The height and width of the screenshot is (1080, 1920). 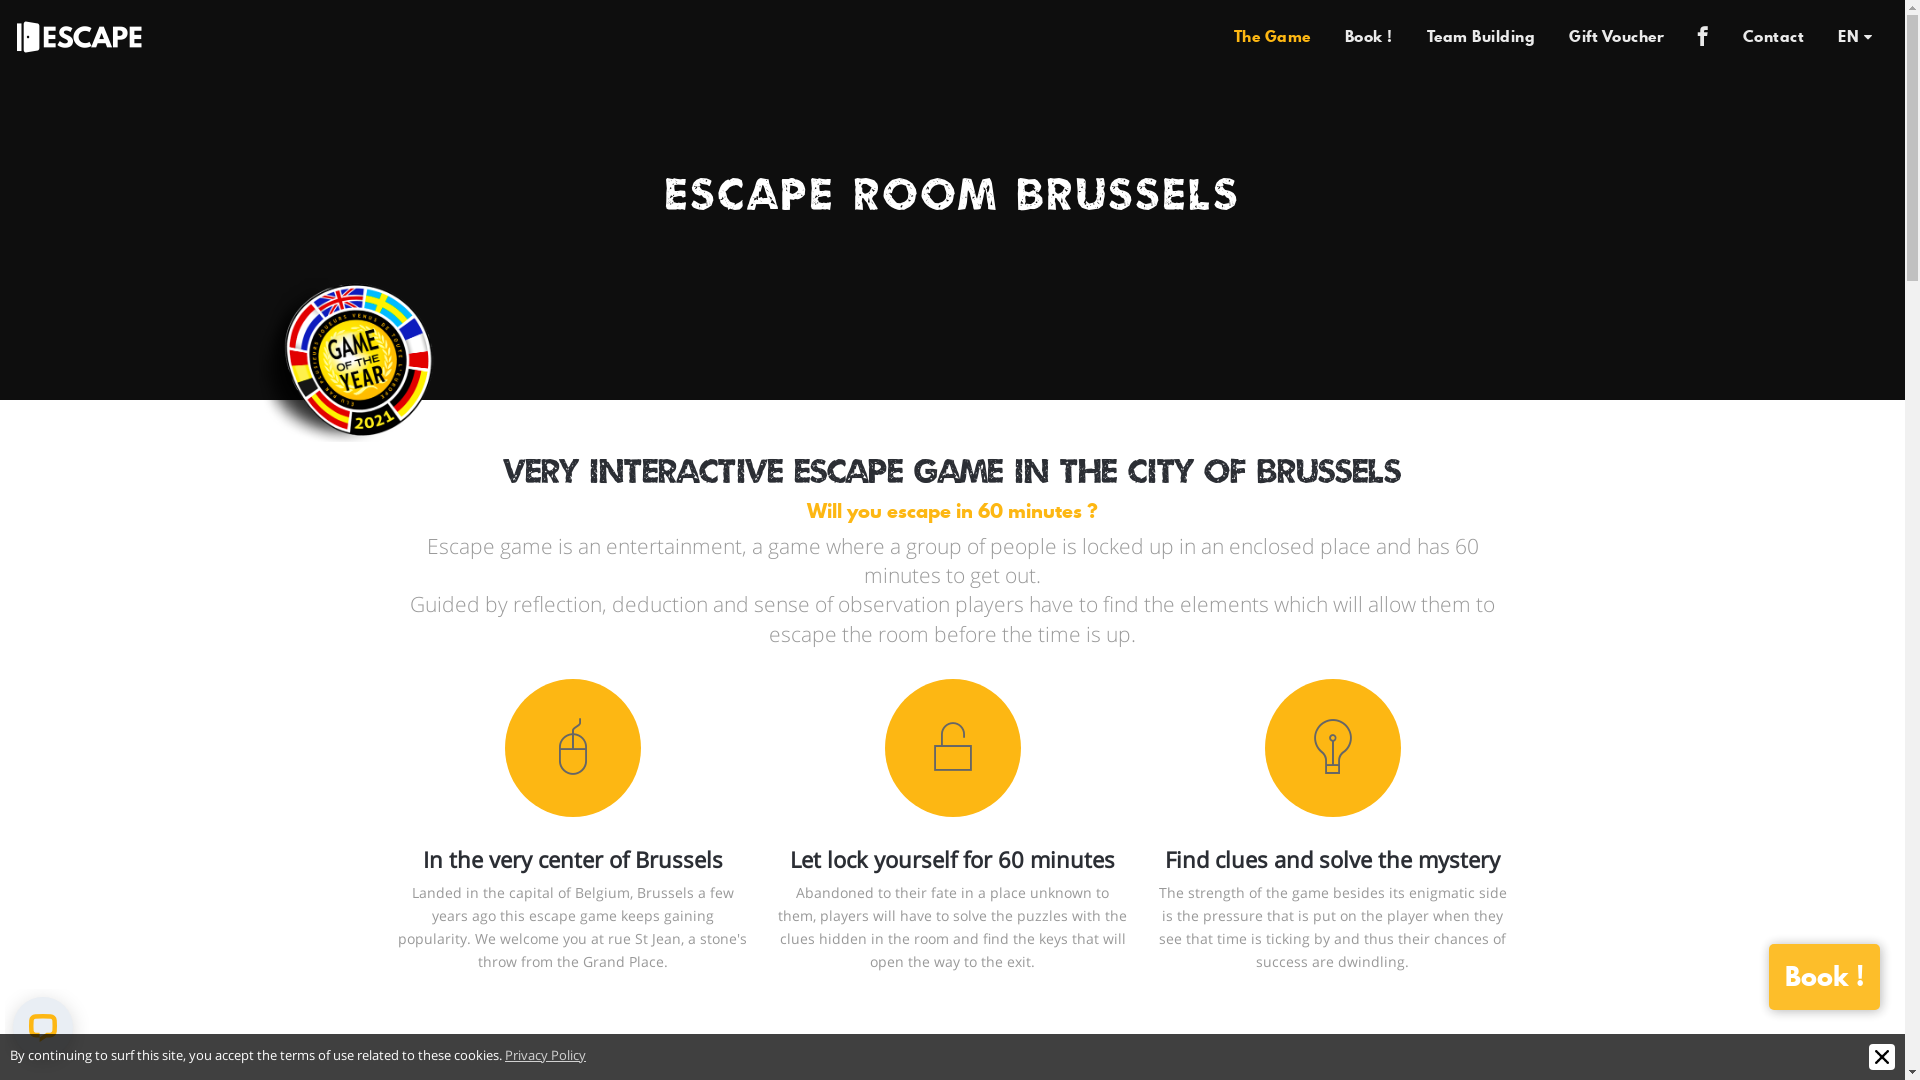 What do you see at coordinates (79, 34) in the screenshot?
I see `'Escape'` at bounding box center [79, 34].